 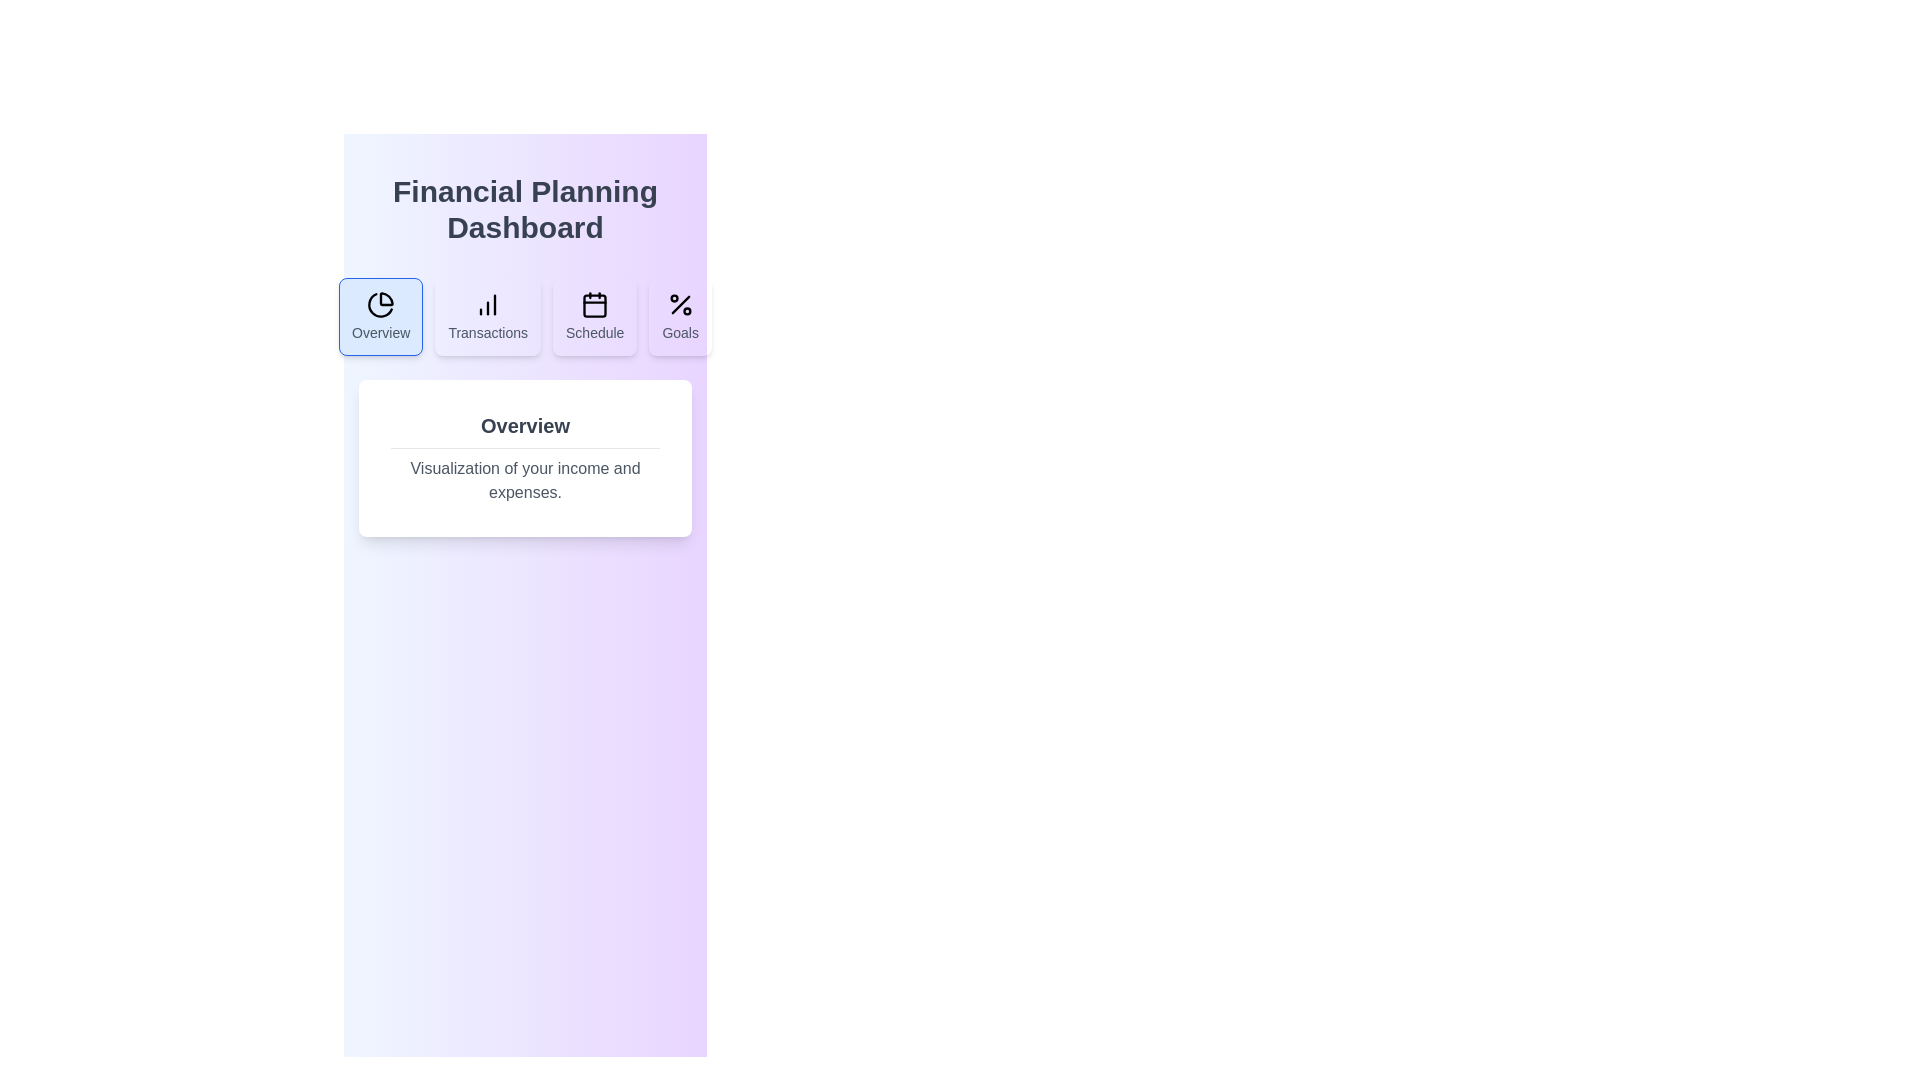 I want to click on the black percentage symbol icon located in the fourth option of the navigation section at the top of the interface, so click(x=680, y=304).